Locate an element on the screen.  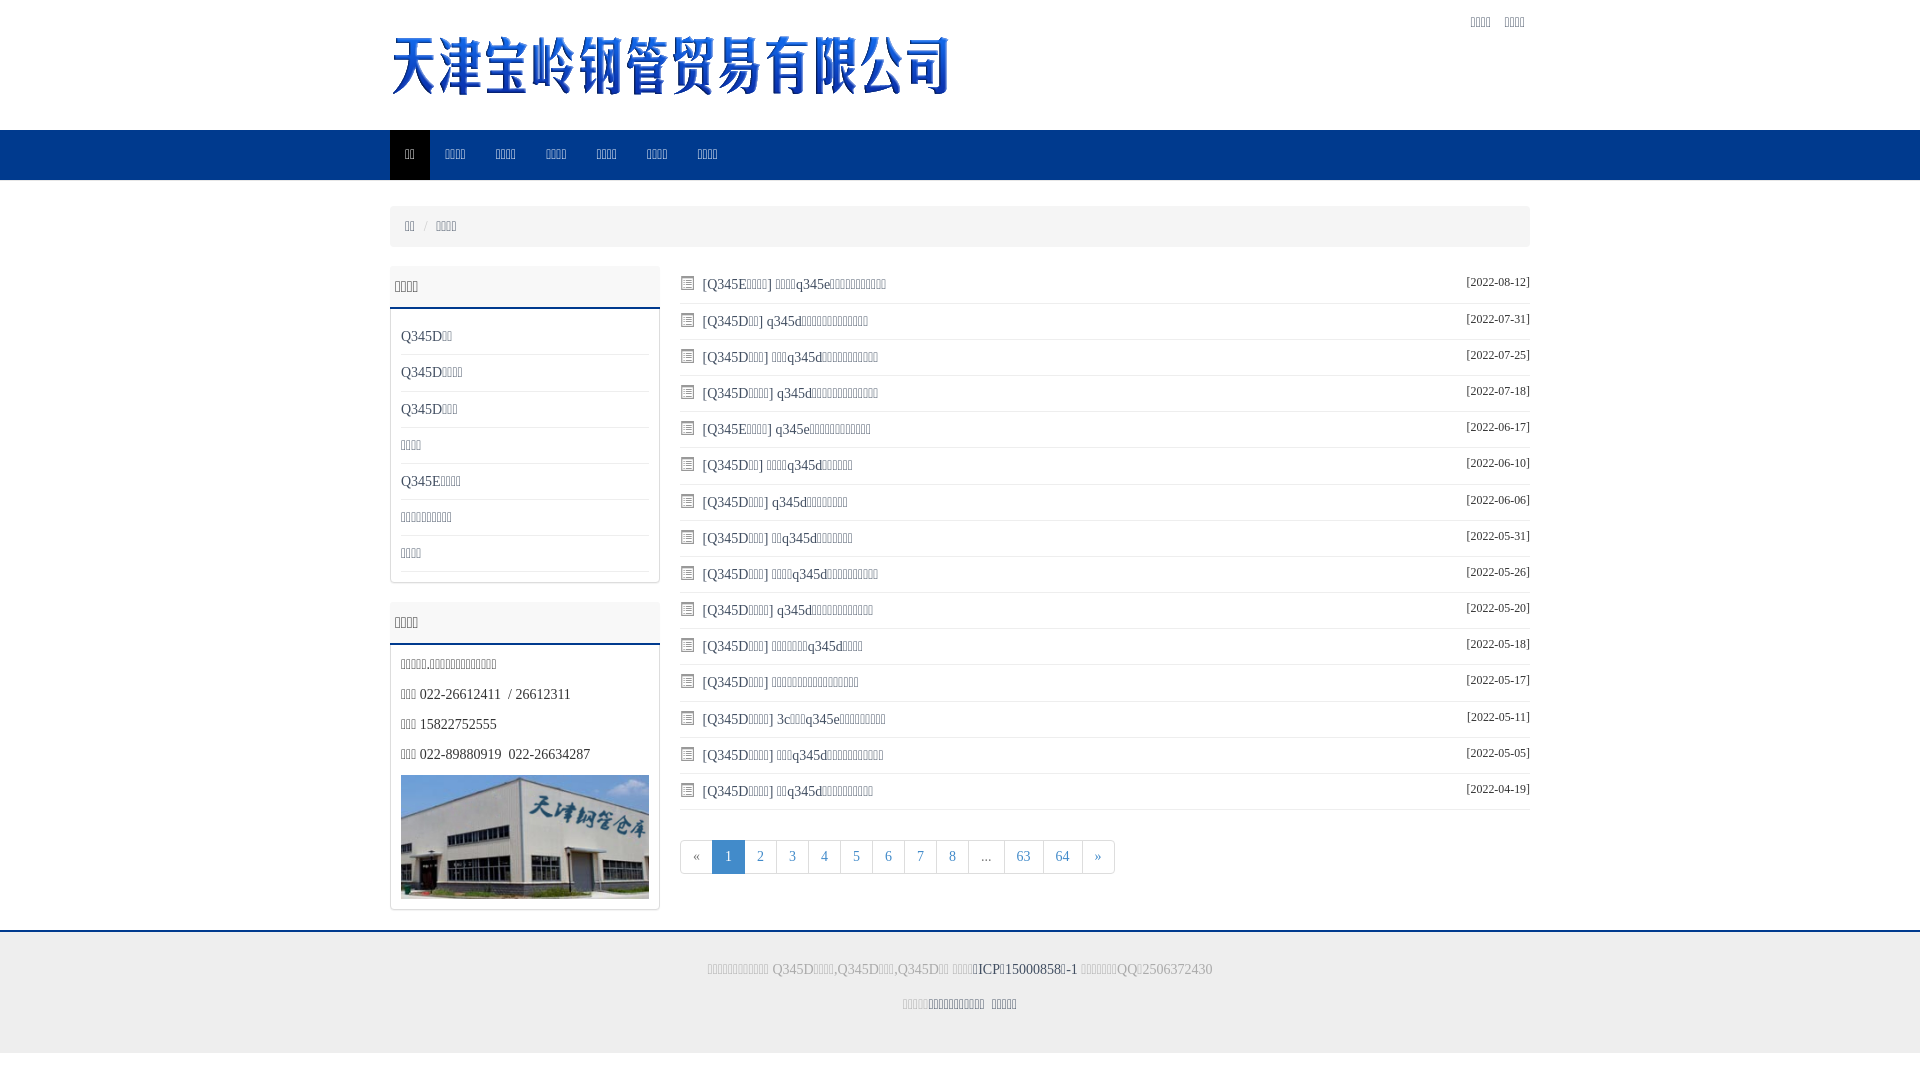
'3' is located at coordinates (791, 855).